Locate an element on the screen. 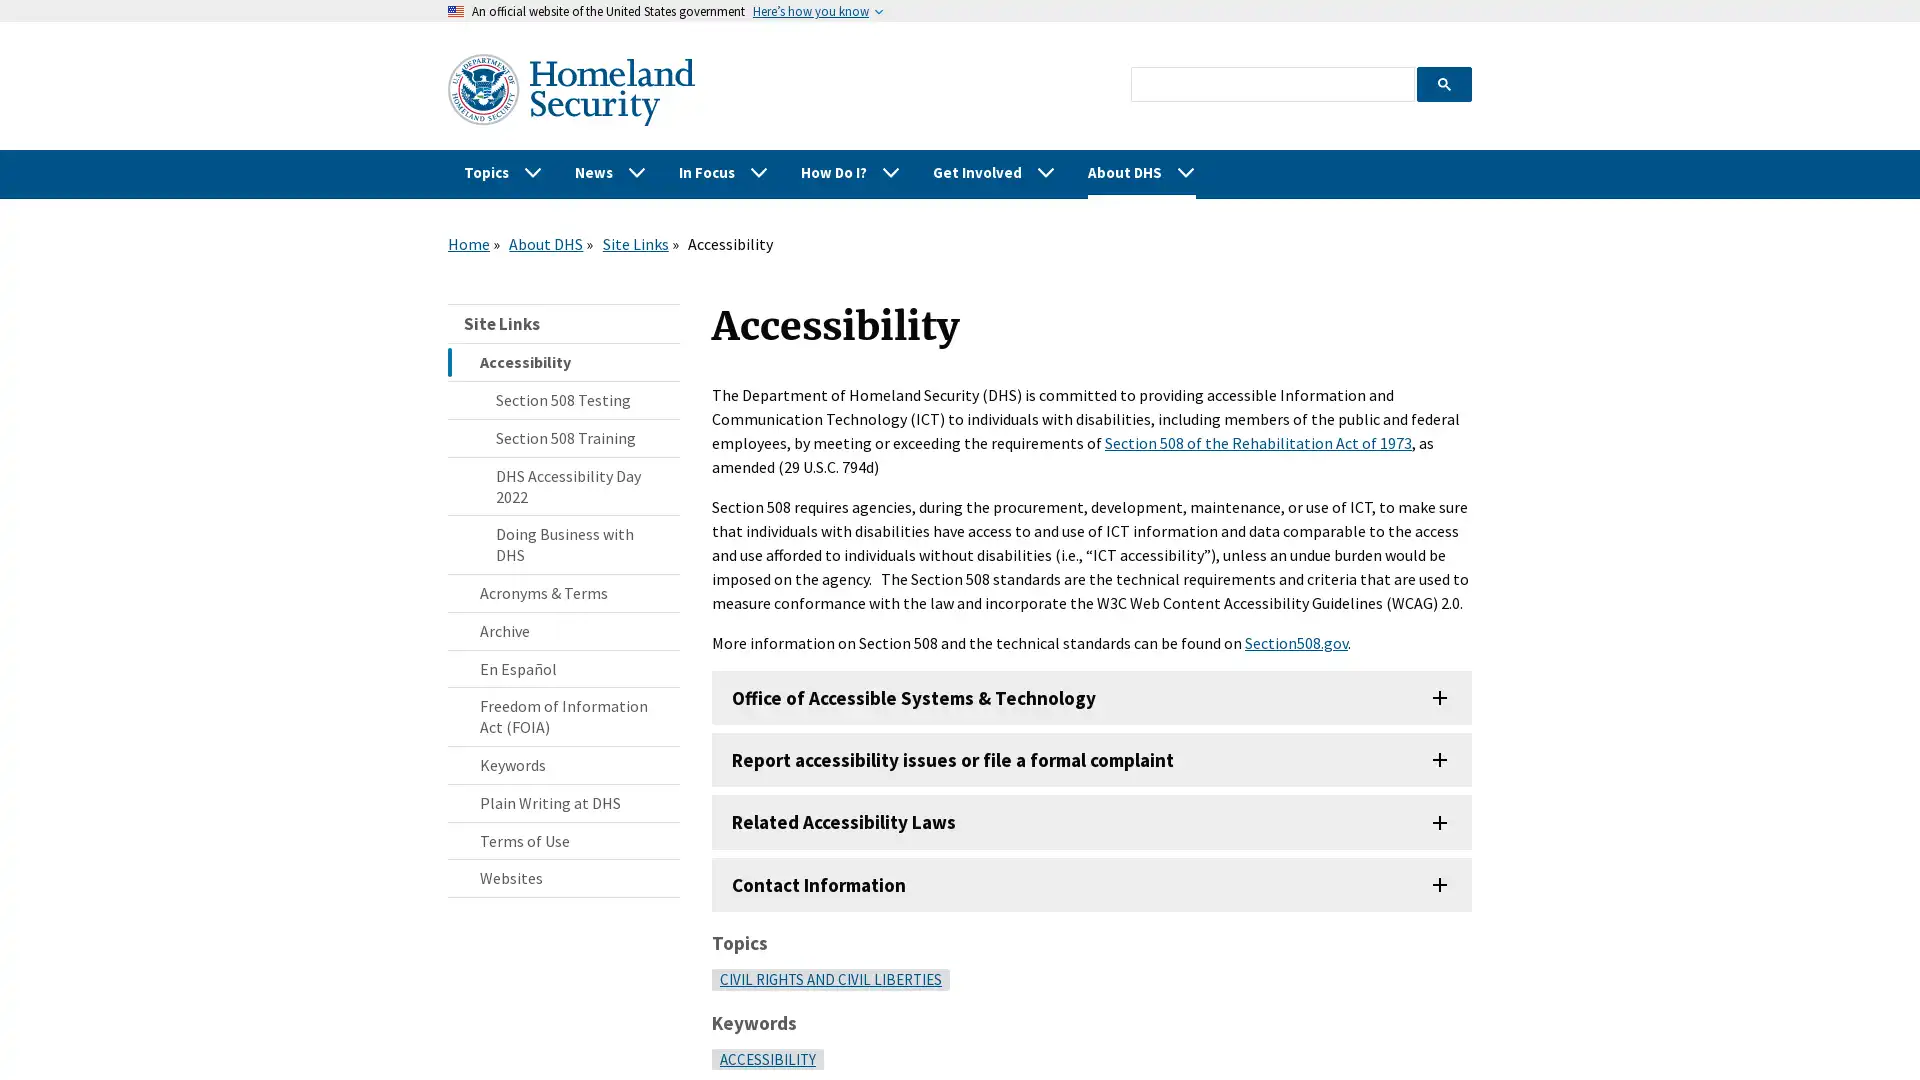  In Focus is located at coordinates (723, 171).